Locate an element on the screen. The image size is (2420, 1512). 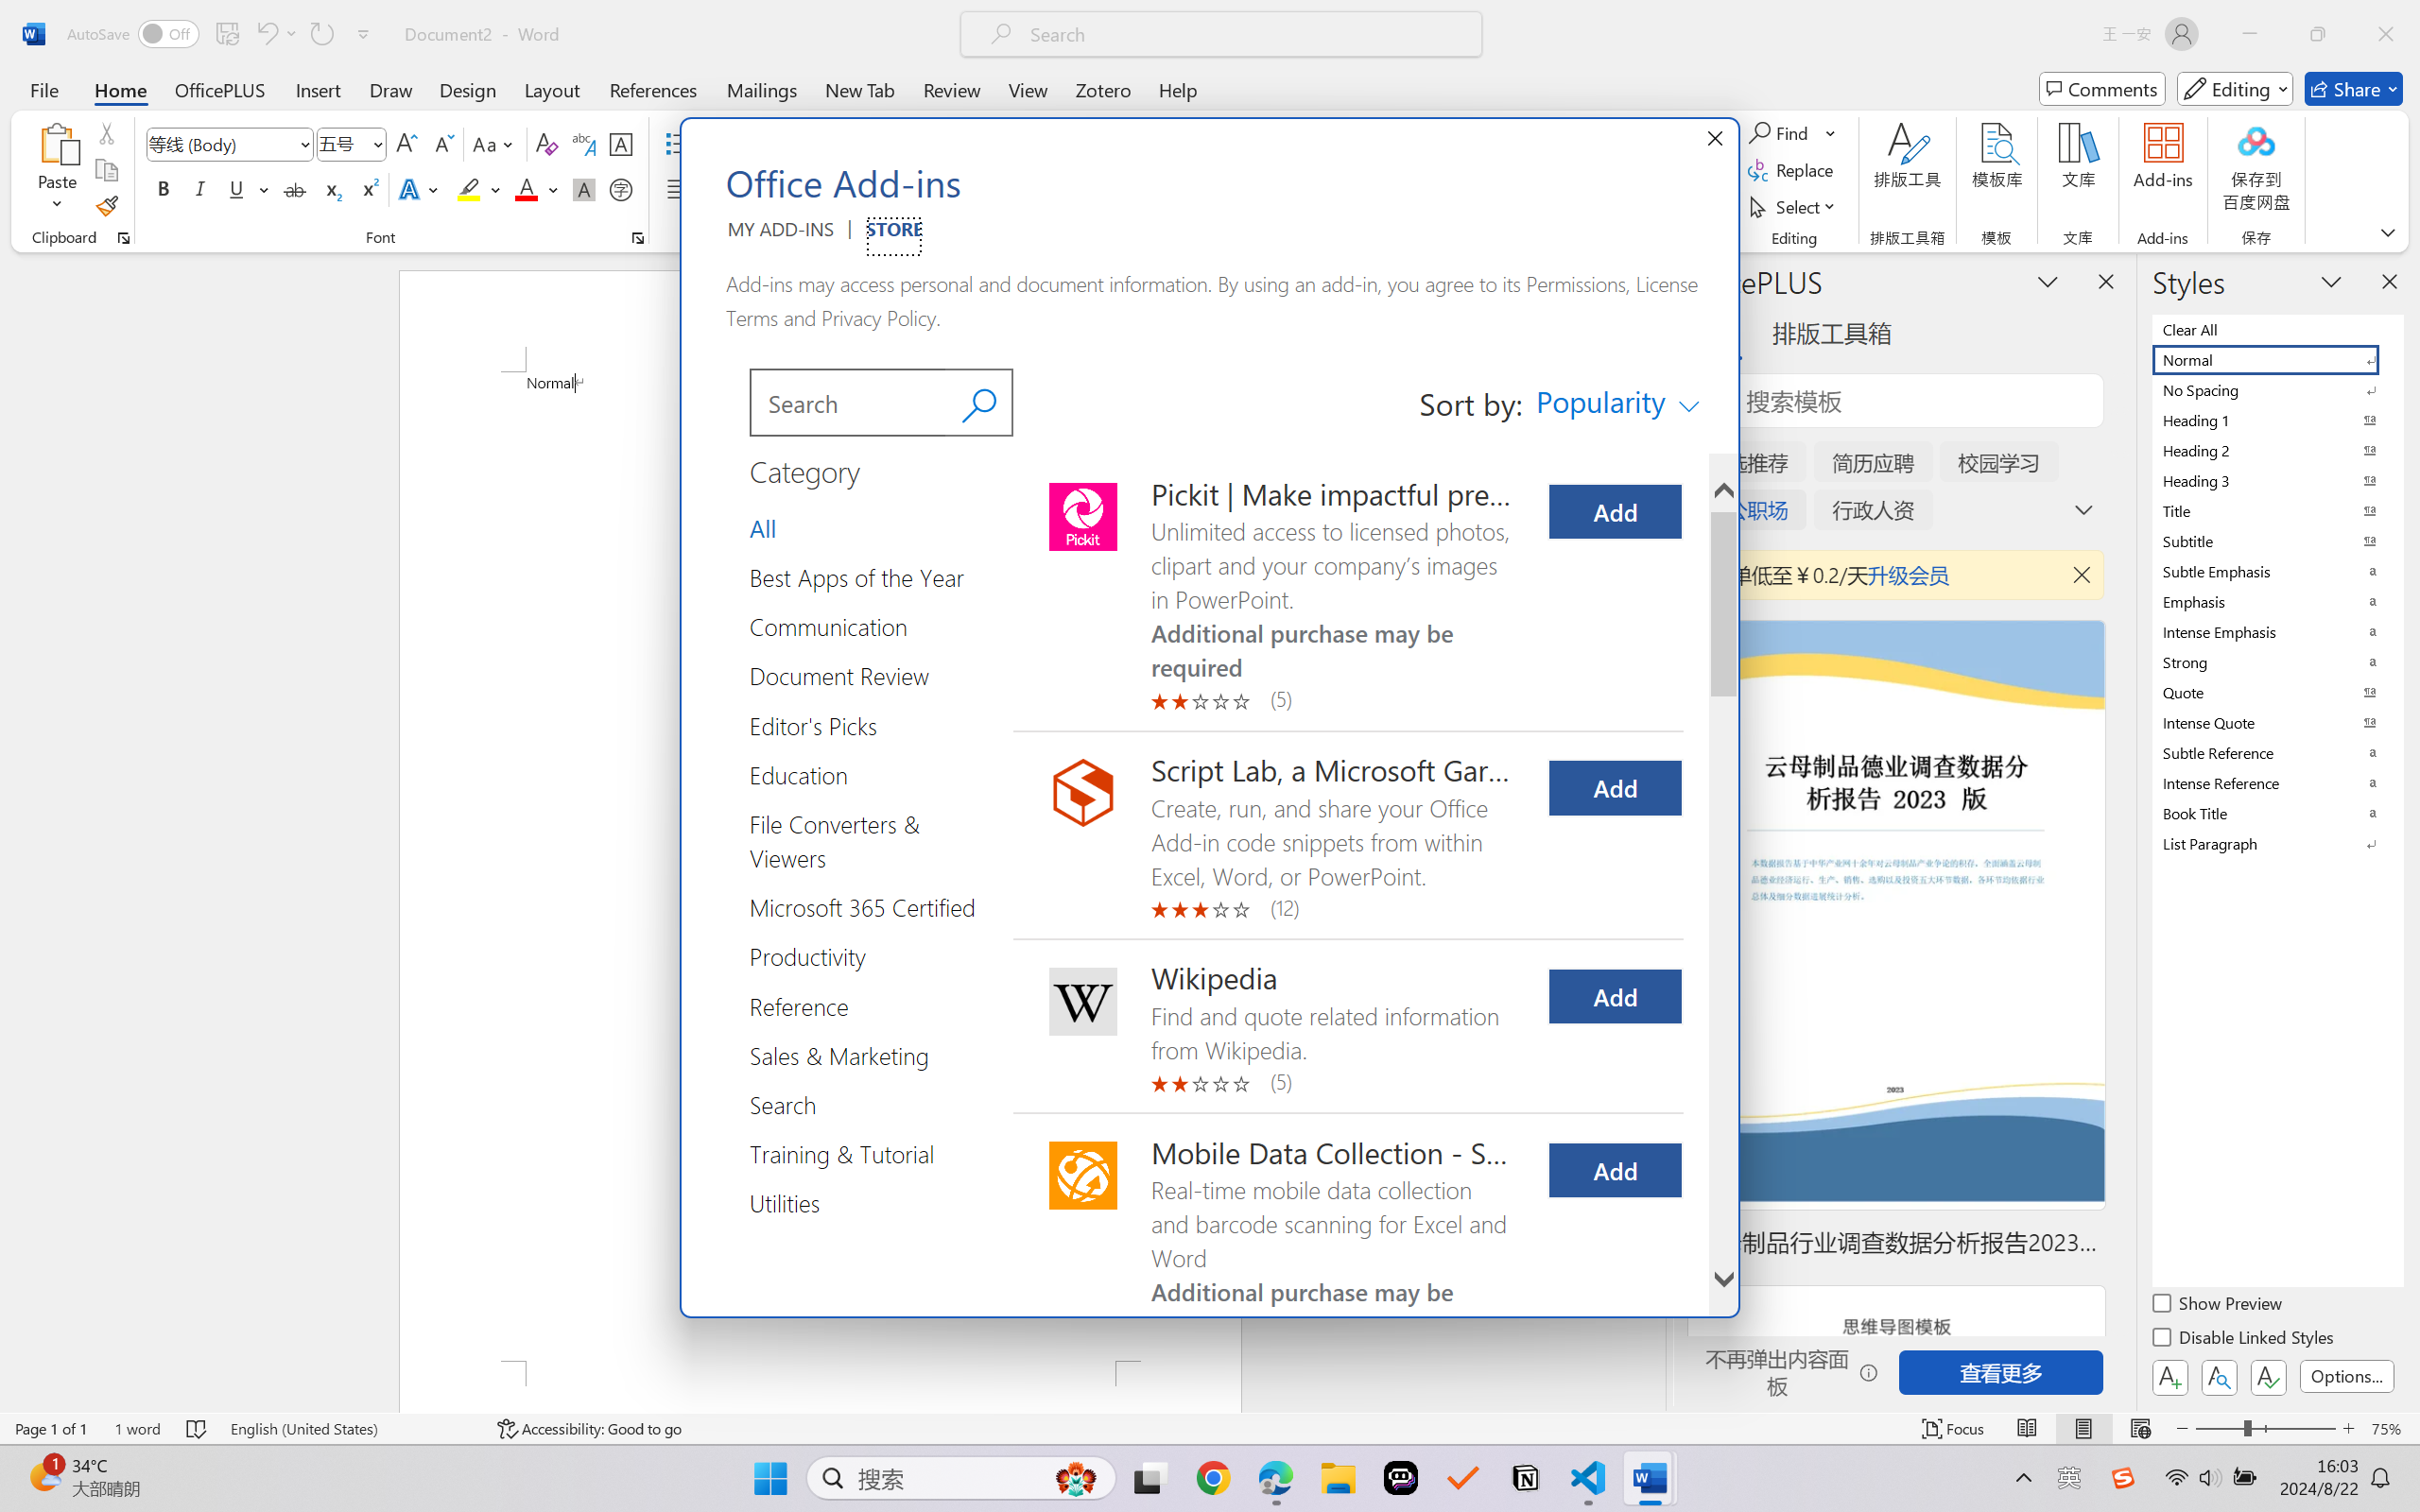
'Options...' is located at coordinates (2344, 1375).